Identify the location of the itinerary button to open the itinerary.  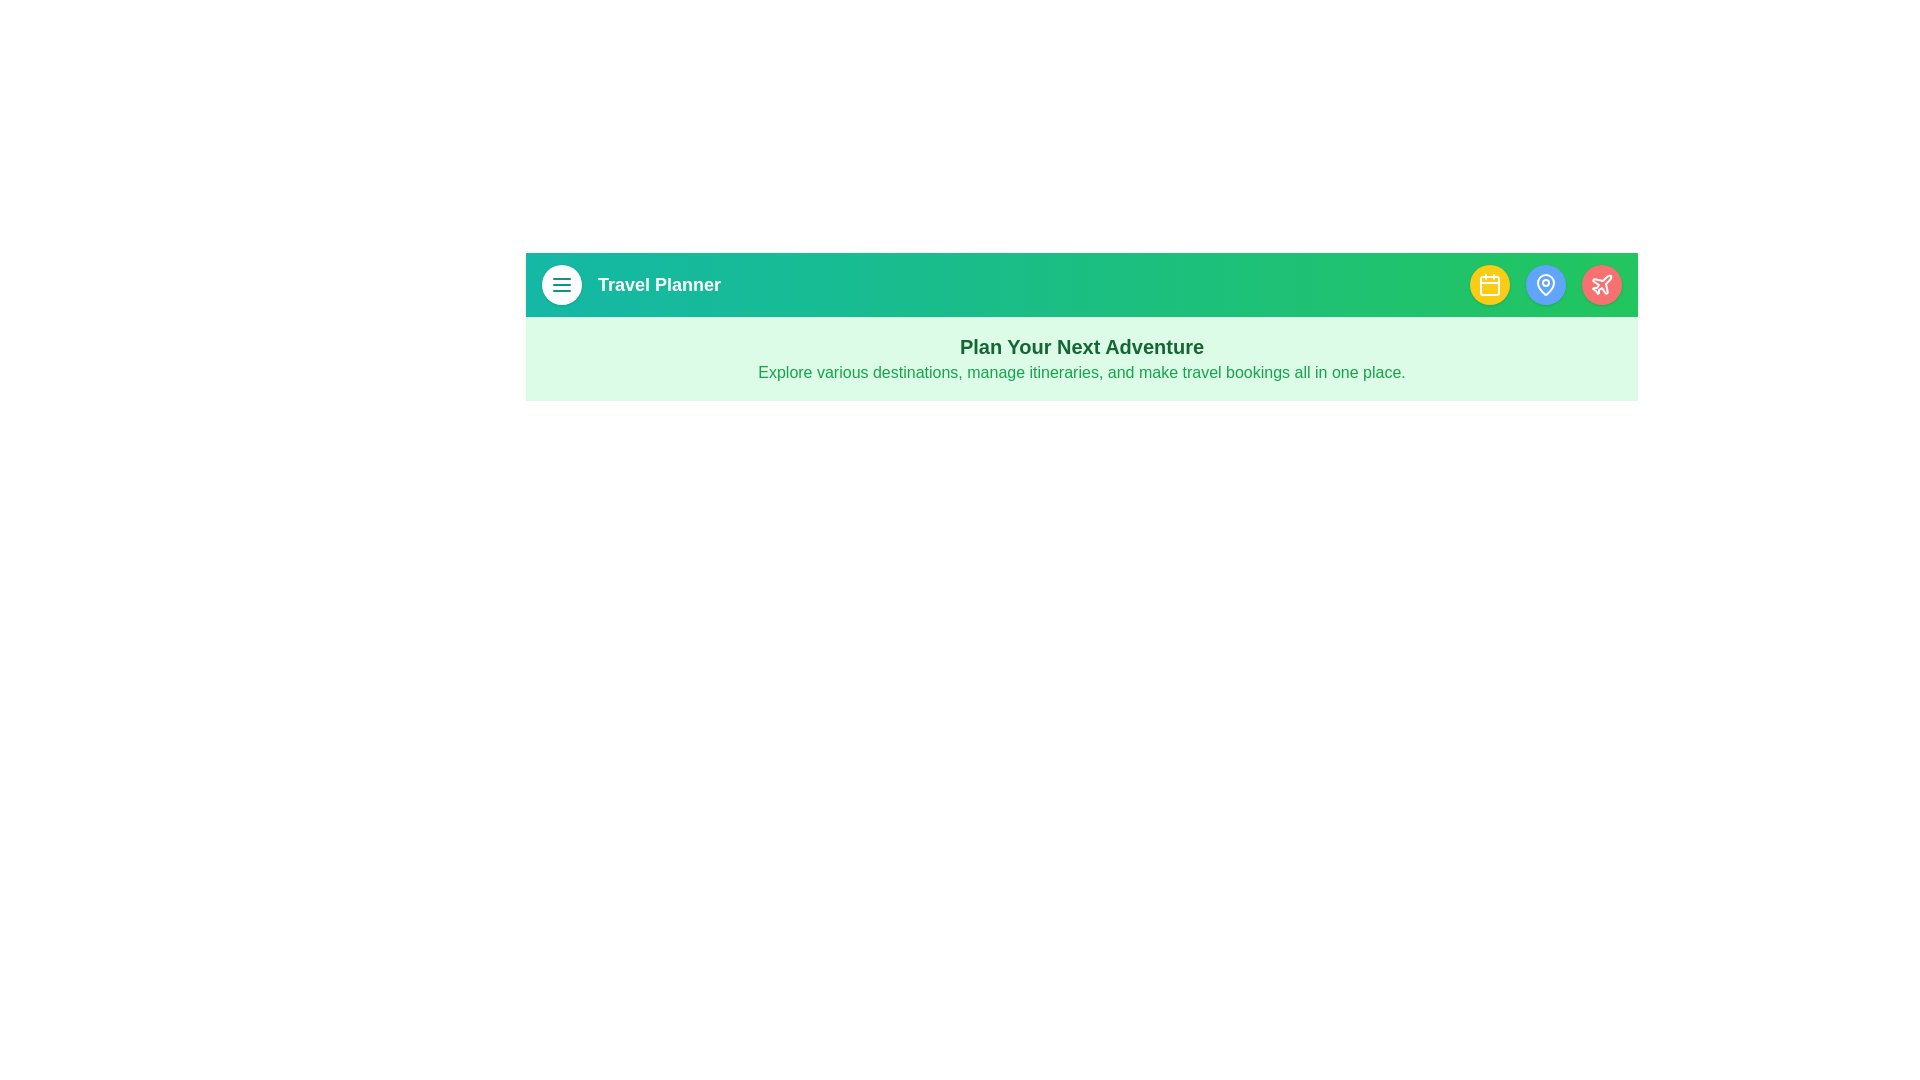
(1489, 285).